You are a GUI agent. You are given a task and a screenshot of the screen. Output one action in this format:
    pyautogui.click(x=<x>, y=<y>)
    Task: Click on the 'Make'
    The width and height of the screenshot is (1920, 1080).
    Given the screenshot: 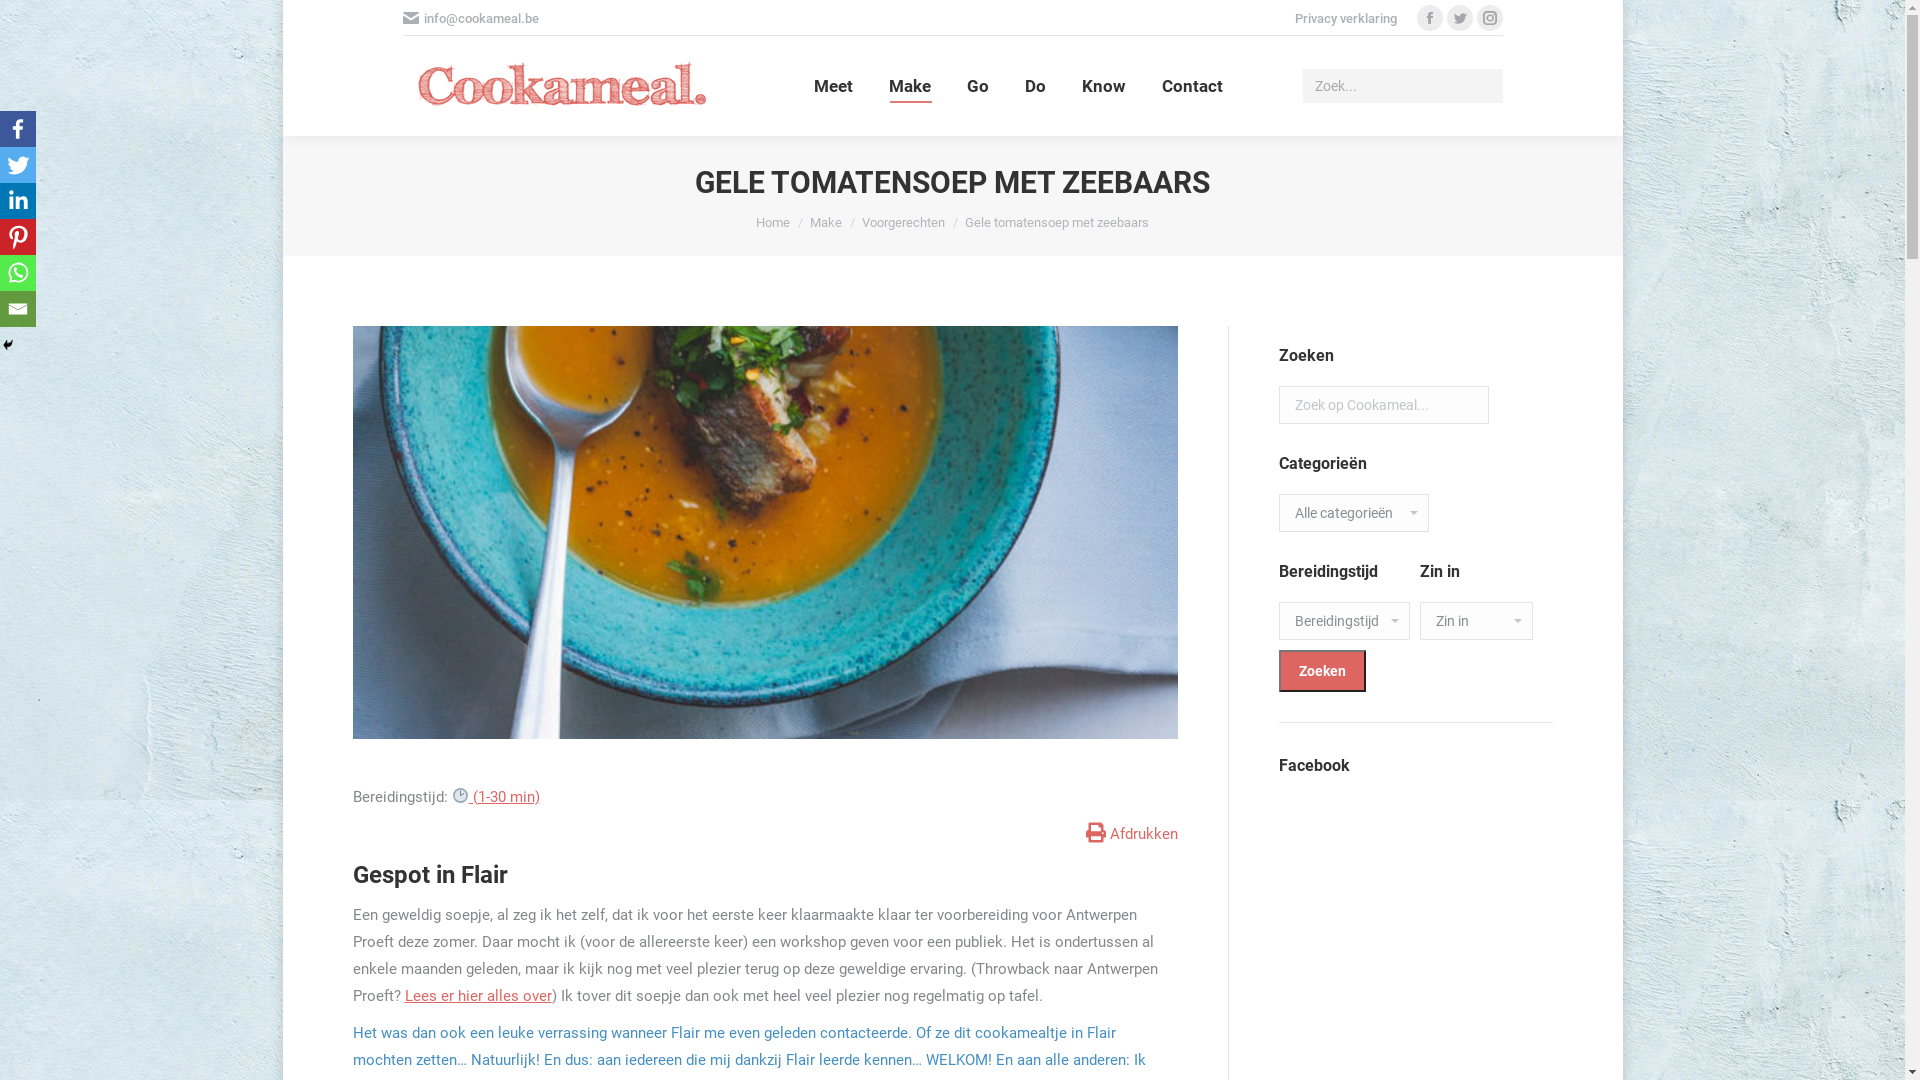 What is the action you would take?
    pyautogui.click(x=810, y=222)
    